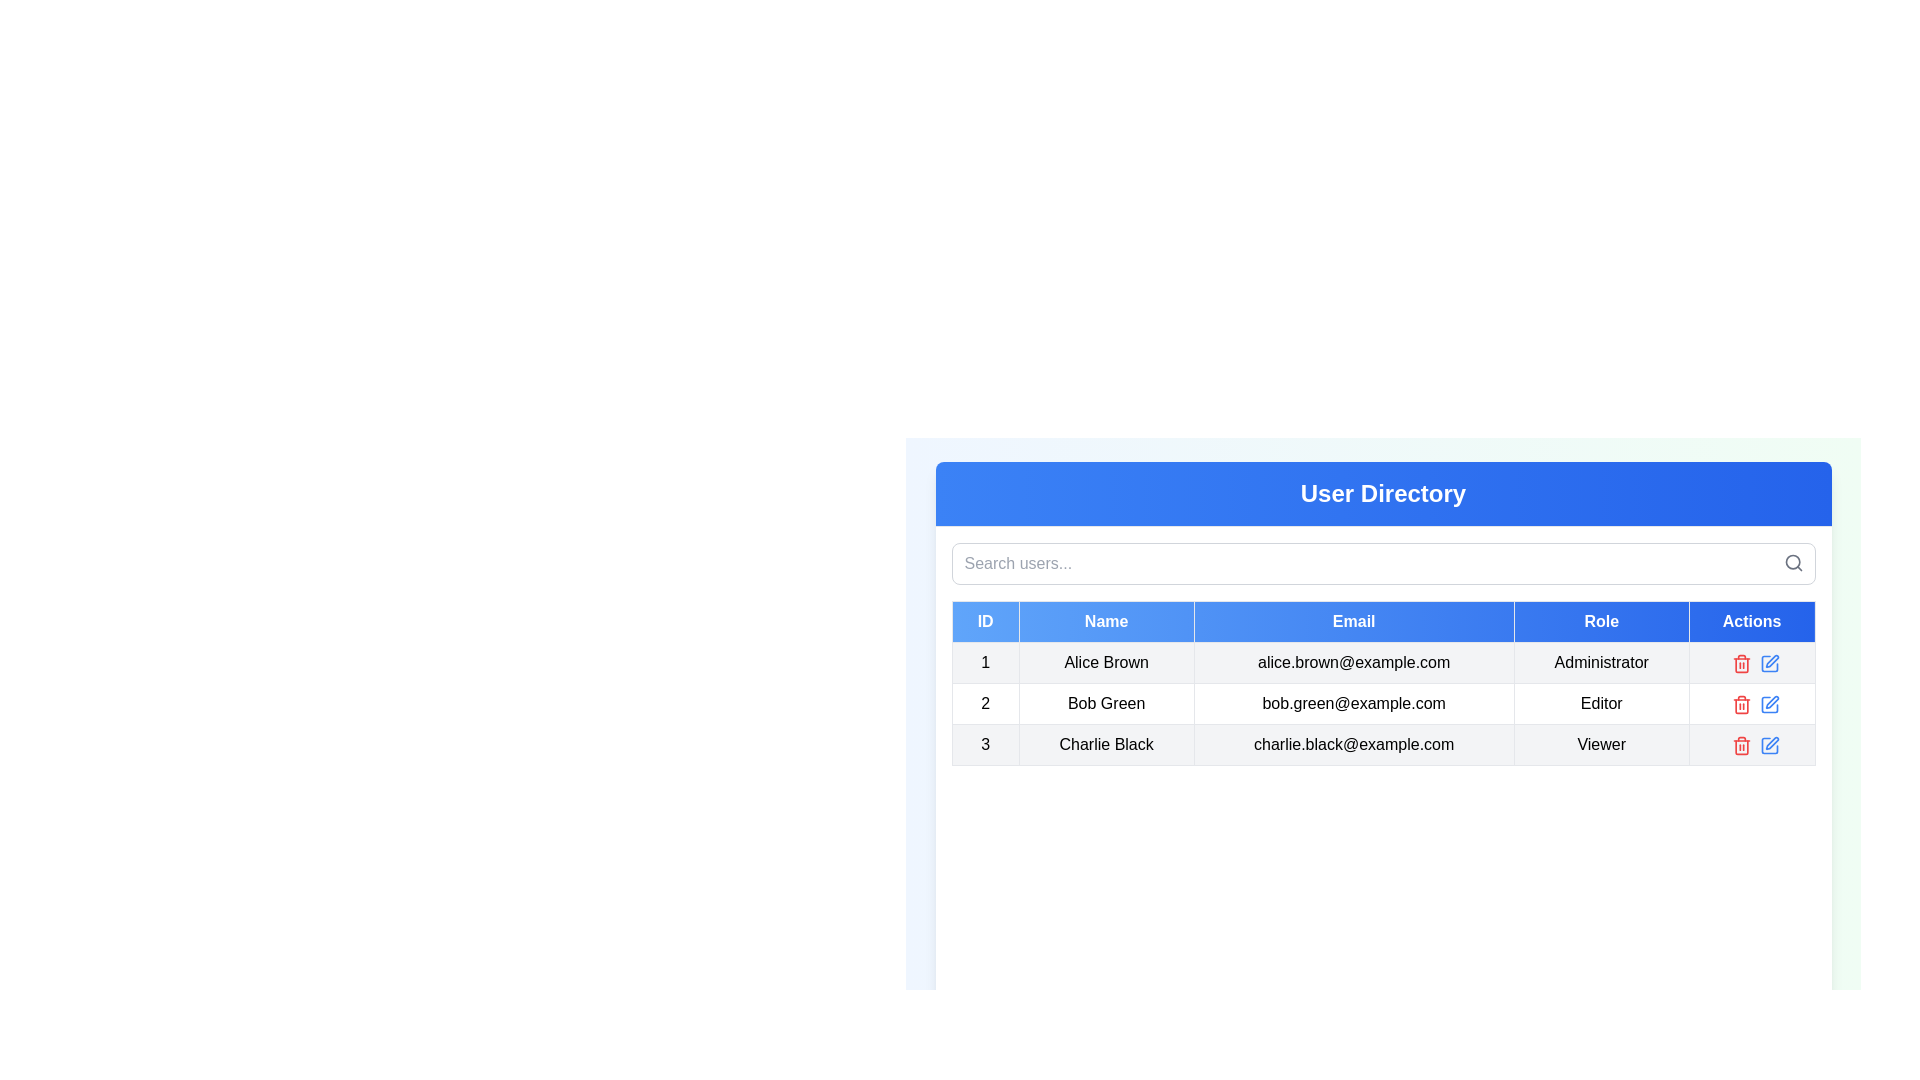  I want to click on the trash can icon in the Actions column of the second row of the User Directory table, so click(1741, 703).